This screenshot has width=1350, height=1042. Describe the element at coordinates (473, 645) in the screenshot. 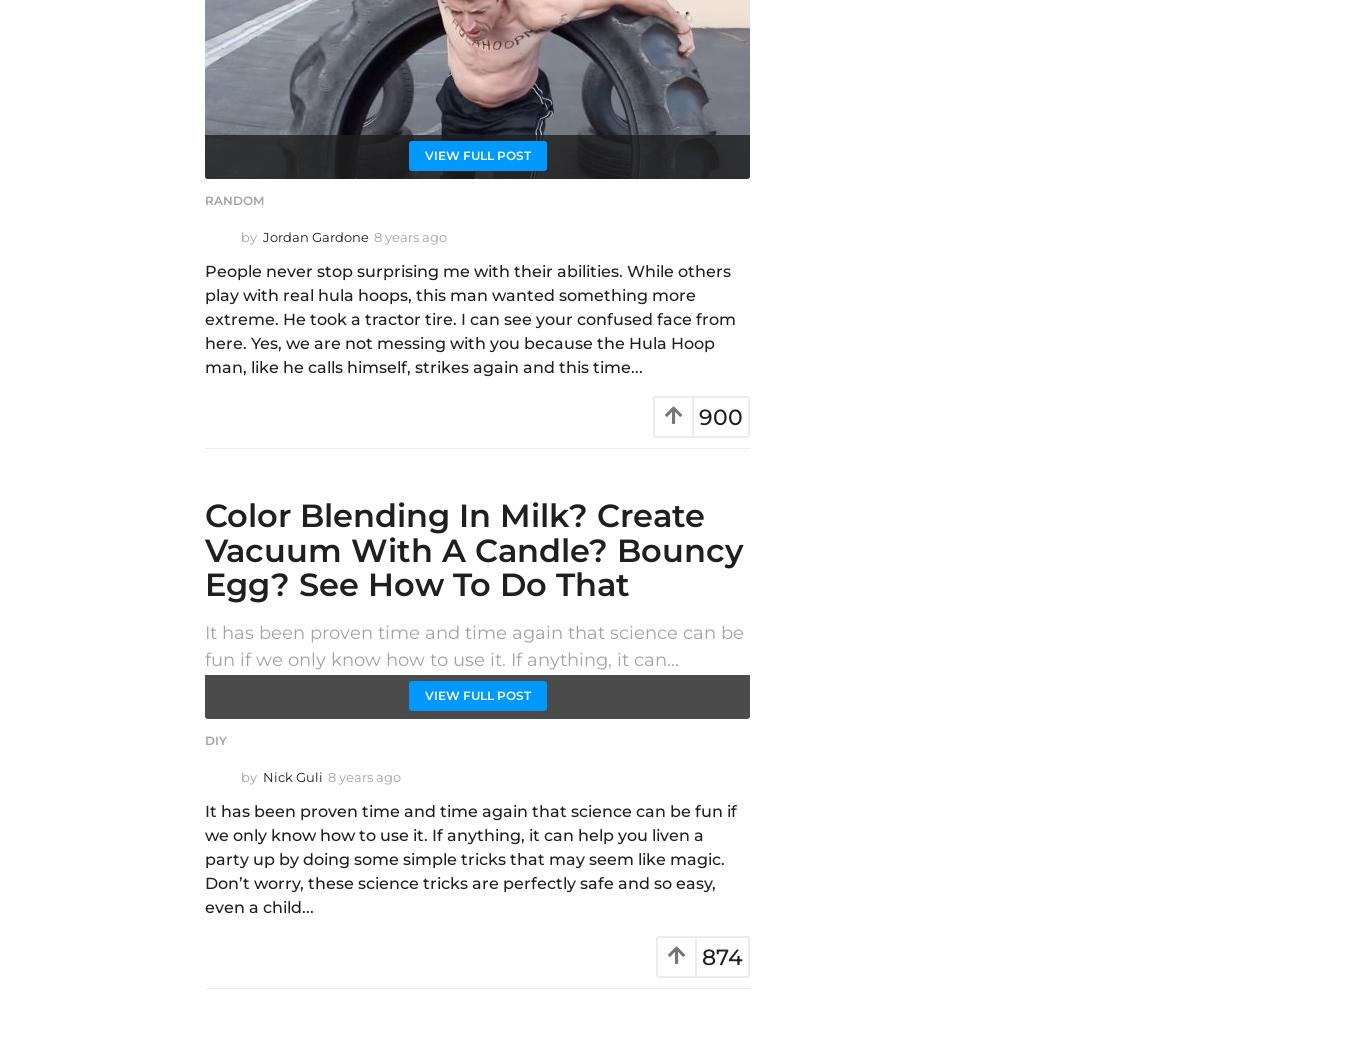

I see `'It has been proven time and time again that science can be fun if we only know how to use it. If anything, it can...'` at that location.